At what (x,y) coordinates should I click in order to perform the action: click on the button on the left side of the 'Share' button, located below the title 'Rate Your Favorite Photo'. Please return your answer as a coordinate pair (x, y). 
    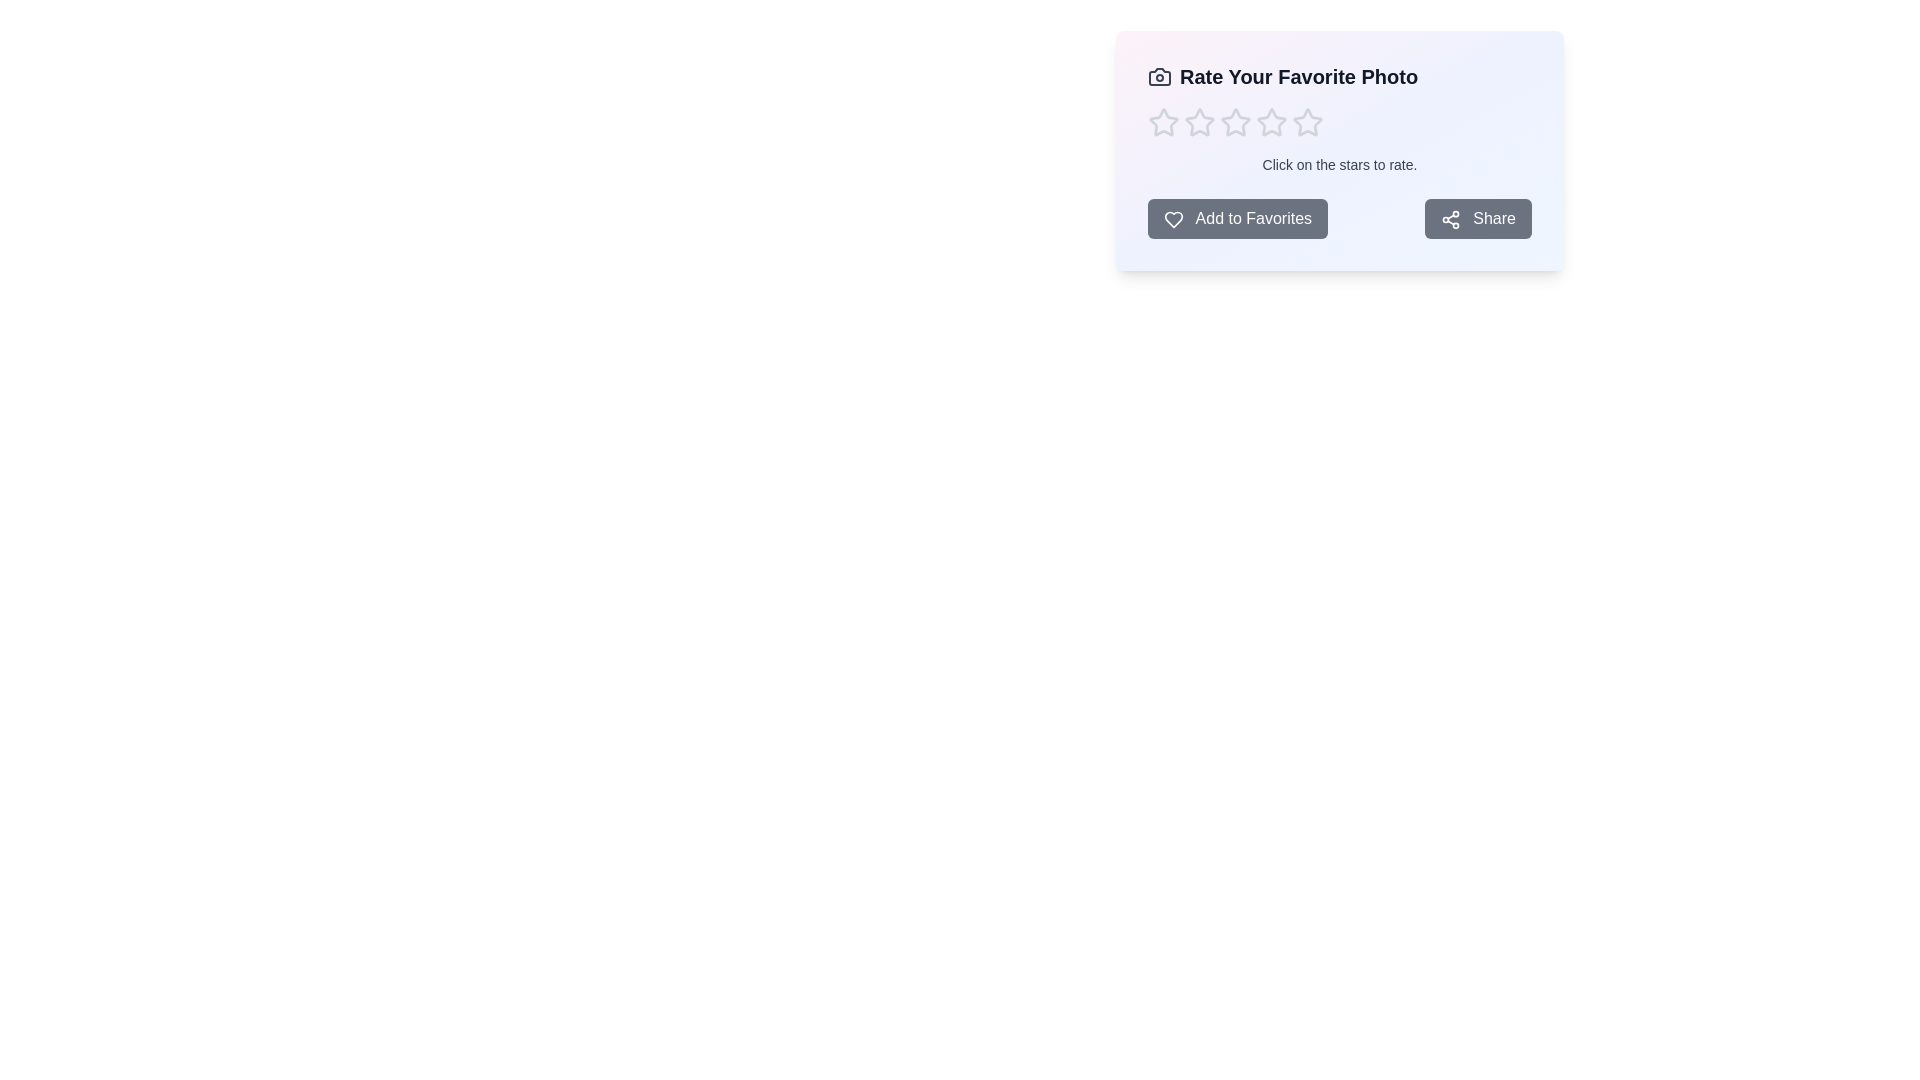
    Looking at the image, I should click on (1237, 219).